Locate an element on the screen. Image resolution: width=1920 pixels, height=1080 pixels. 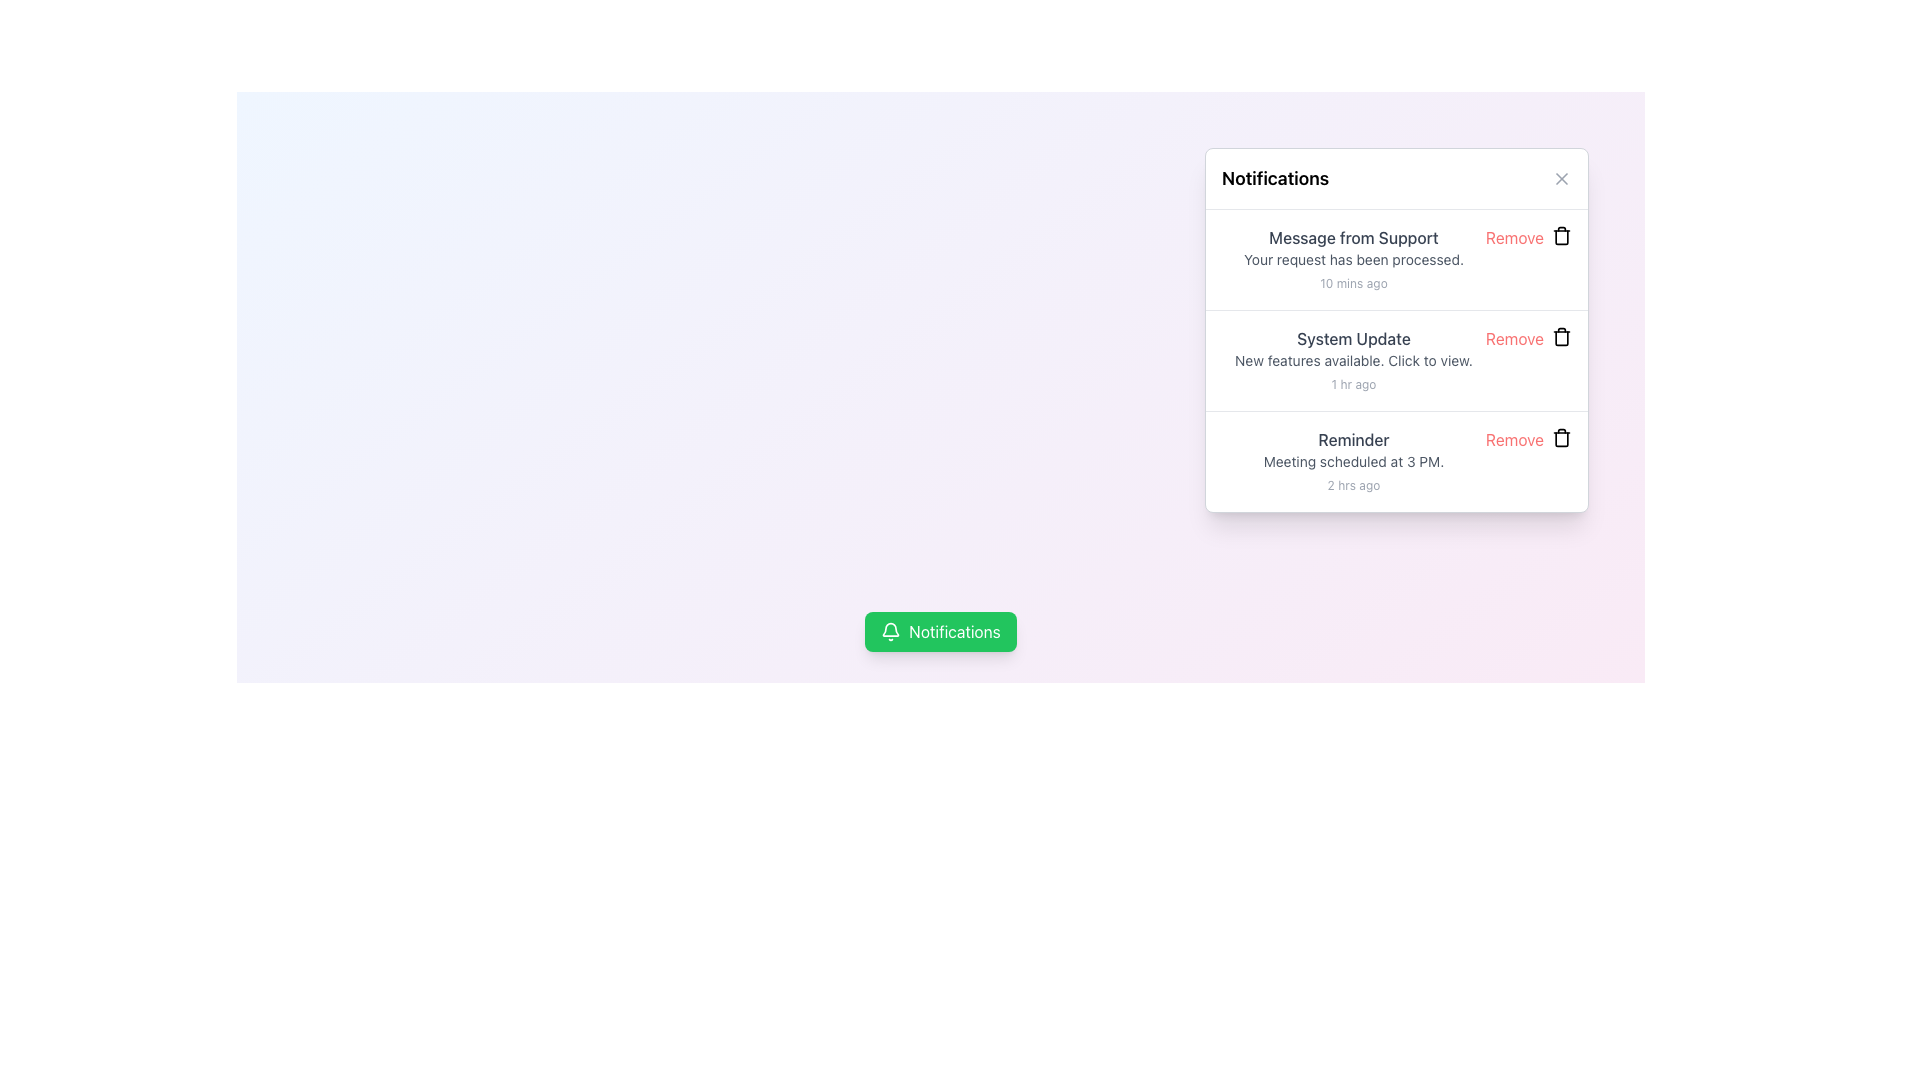
the small black trash can icon next to the 'Remove' text in the 'Message from Support' notification is located at coordinates (1560, 234).